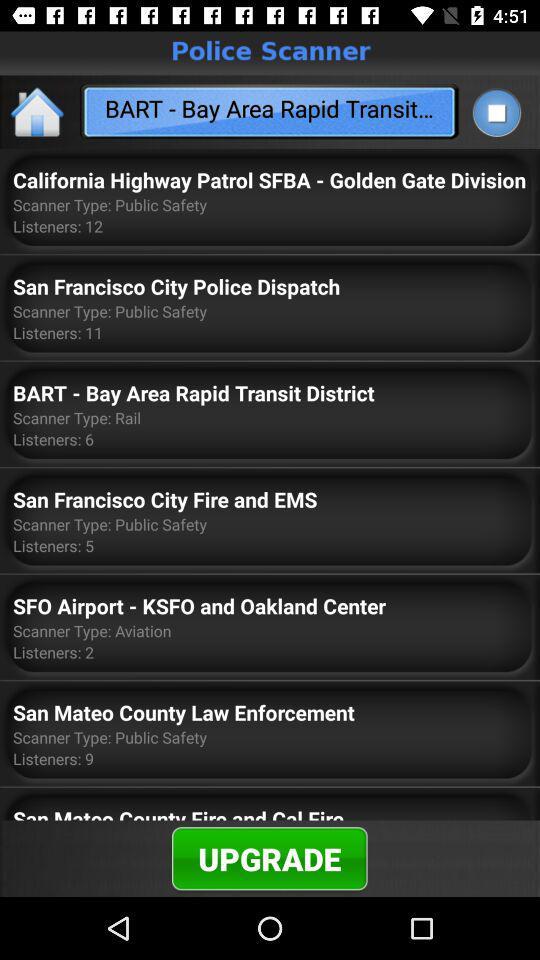 This screenshot has height=960, width=540. I want to click on the item above scanner type: aviation icon, so click(199, 604).